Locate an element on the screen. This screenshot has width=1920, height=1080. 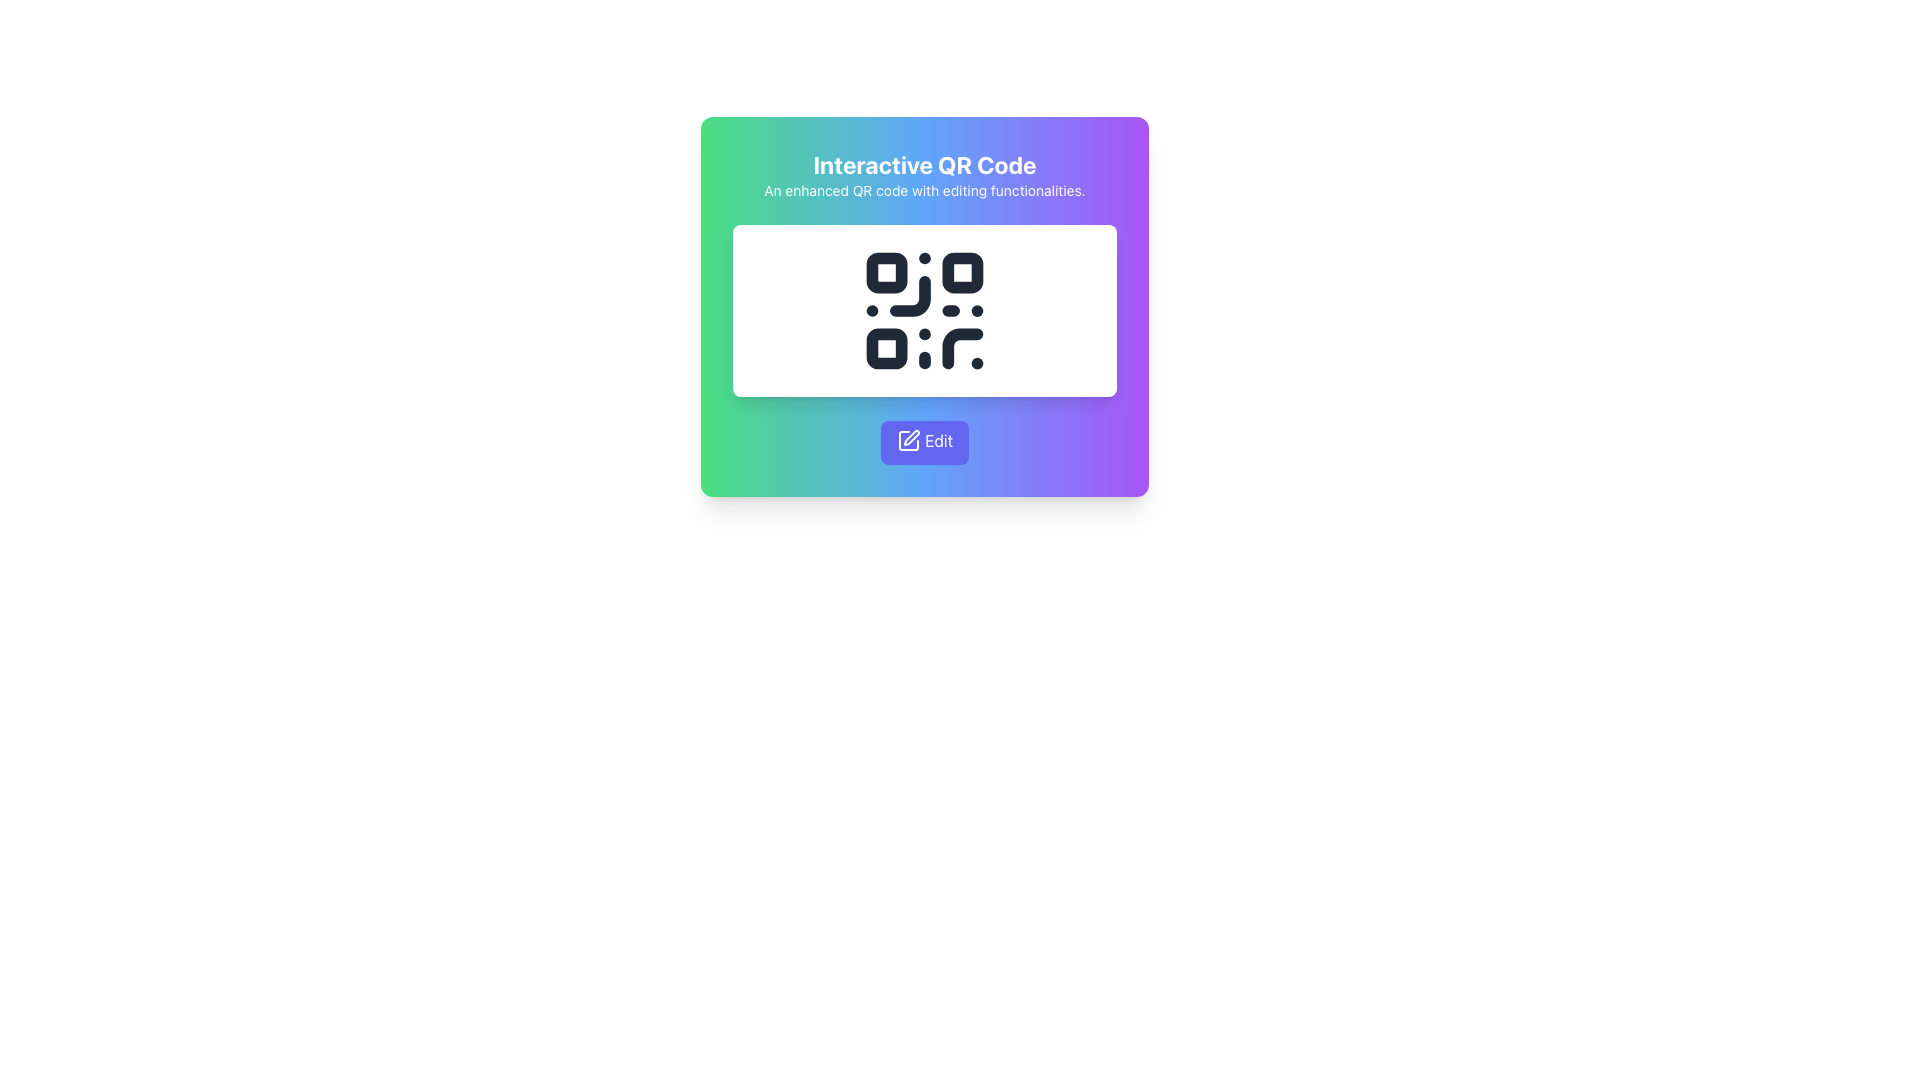
the button located at the bottom of the colored card interface, directly beneath the QR code display area is located at coordinates (924, 442).